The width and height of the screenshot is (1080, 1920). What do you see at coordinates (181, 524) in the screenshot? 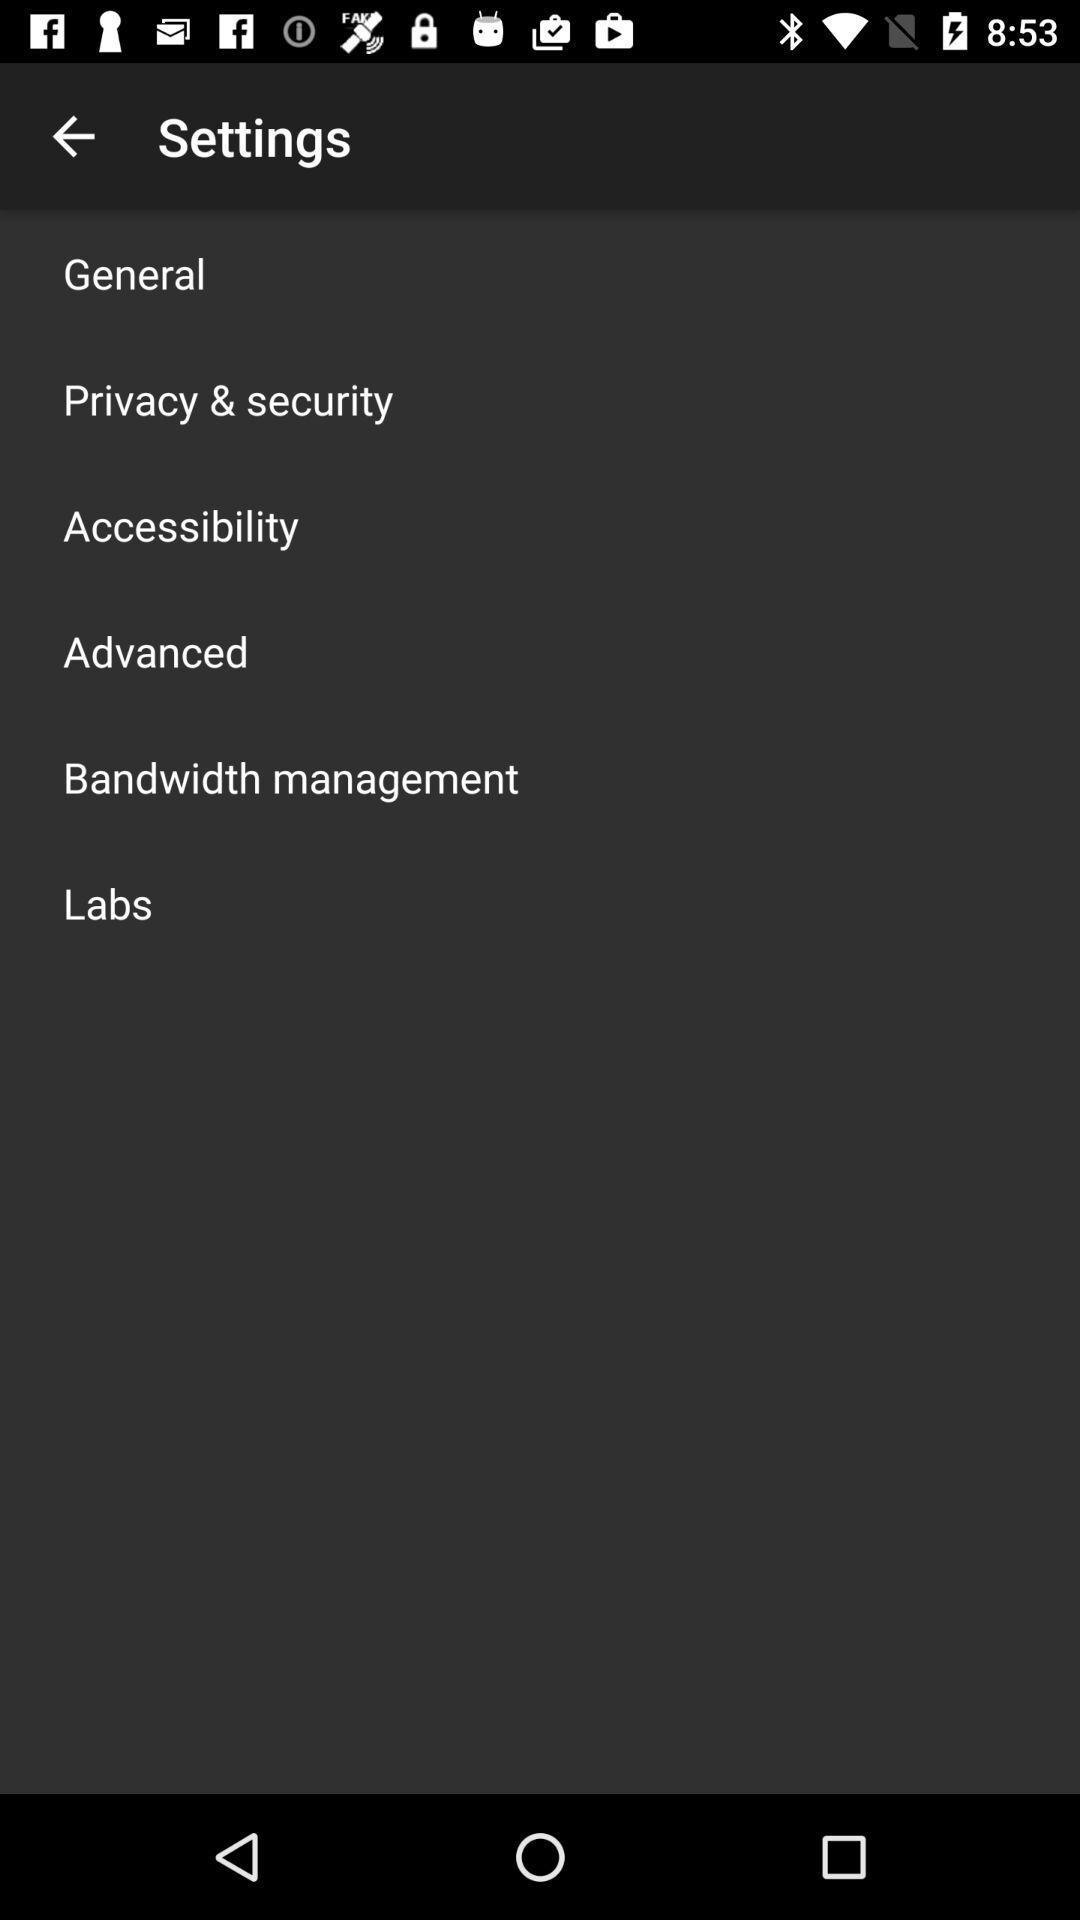
I see `app below the privacy & security item` at bounding box center [181, 524].